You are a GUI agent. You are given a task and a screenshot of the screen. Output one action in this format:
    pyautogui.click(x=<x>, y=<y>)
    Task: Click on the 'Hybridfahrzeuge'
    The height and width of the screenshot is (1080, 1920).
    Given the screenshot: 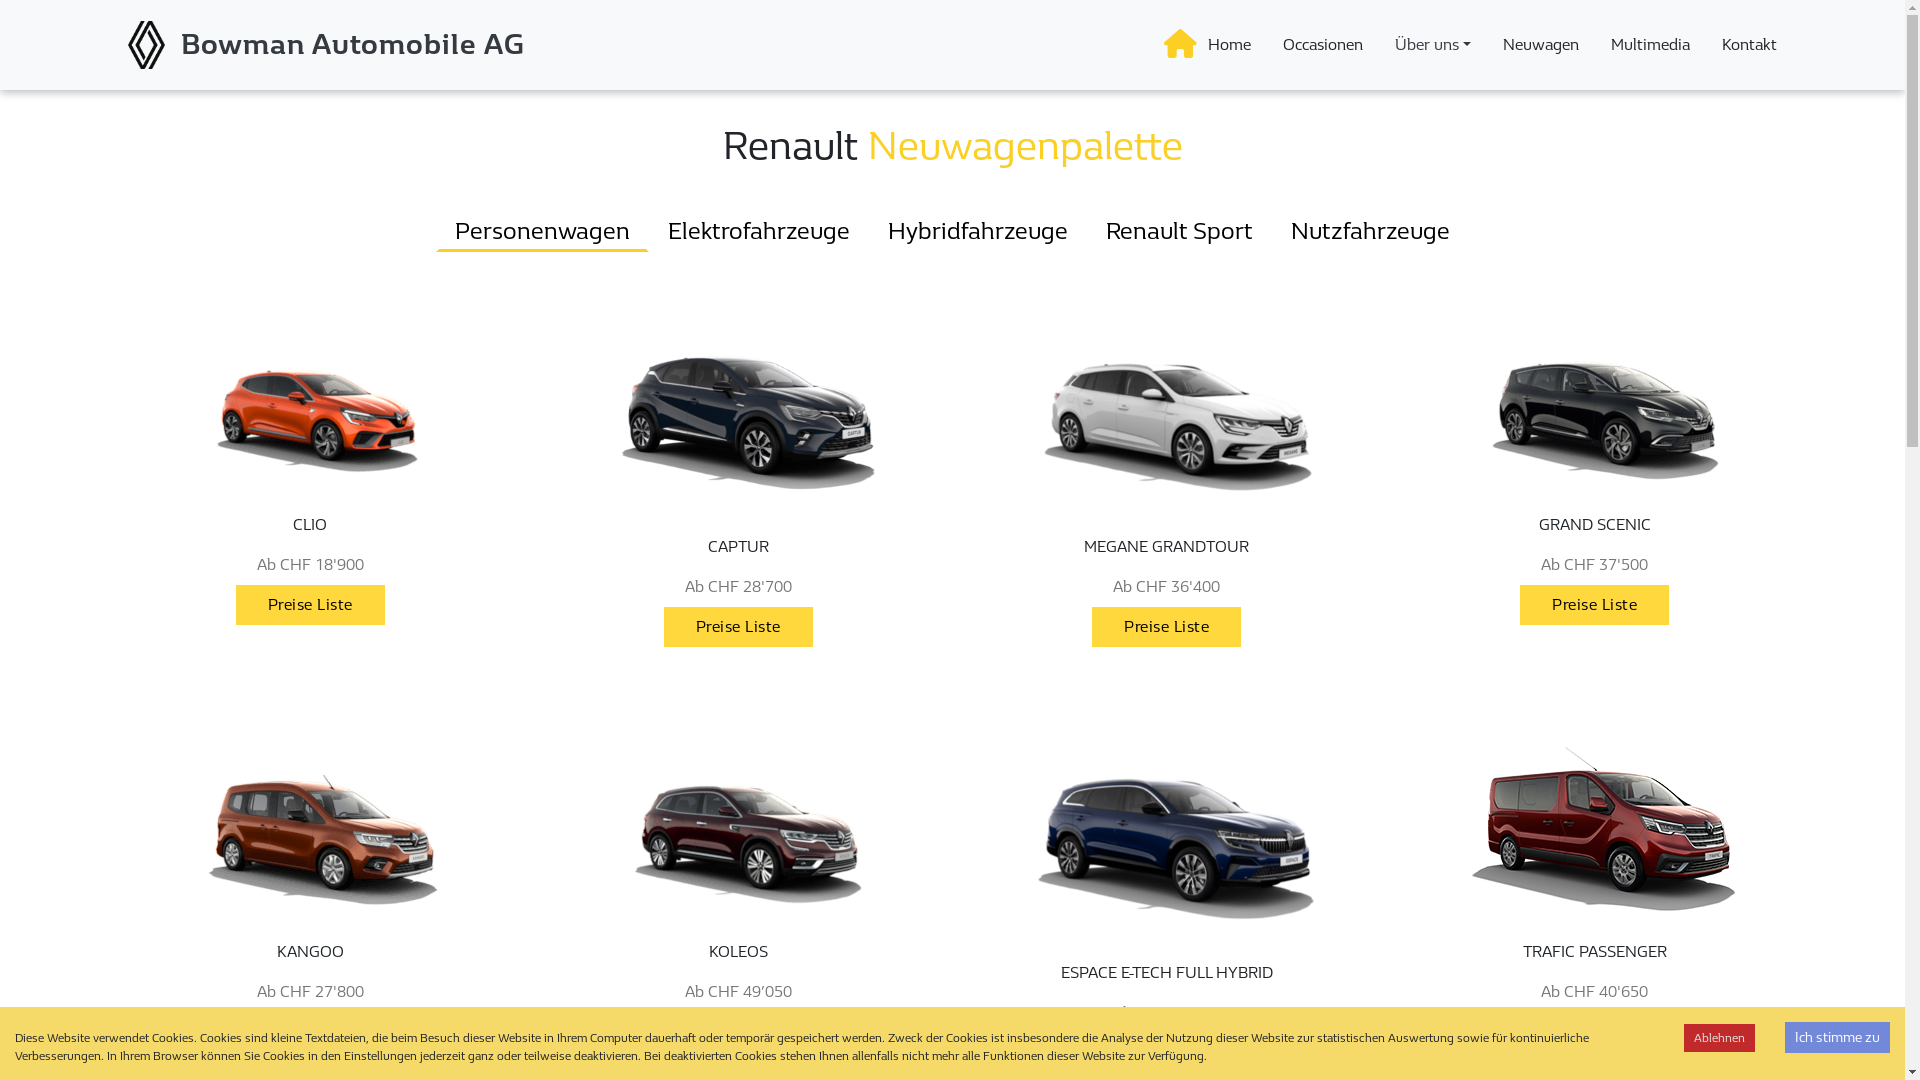 What is the action you would take?
    pyautogui.click(x=978, y=230)
    